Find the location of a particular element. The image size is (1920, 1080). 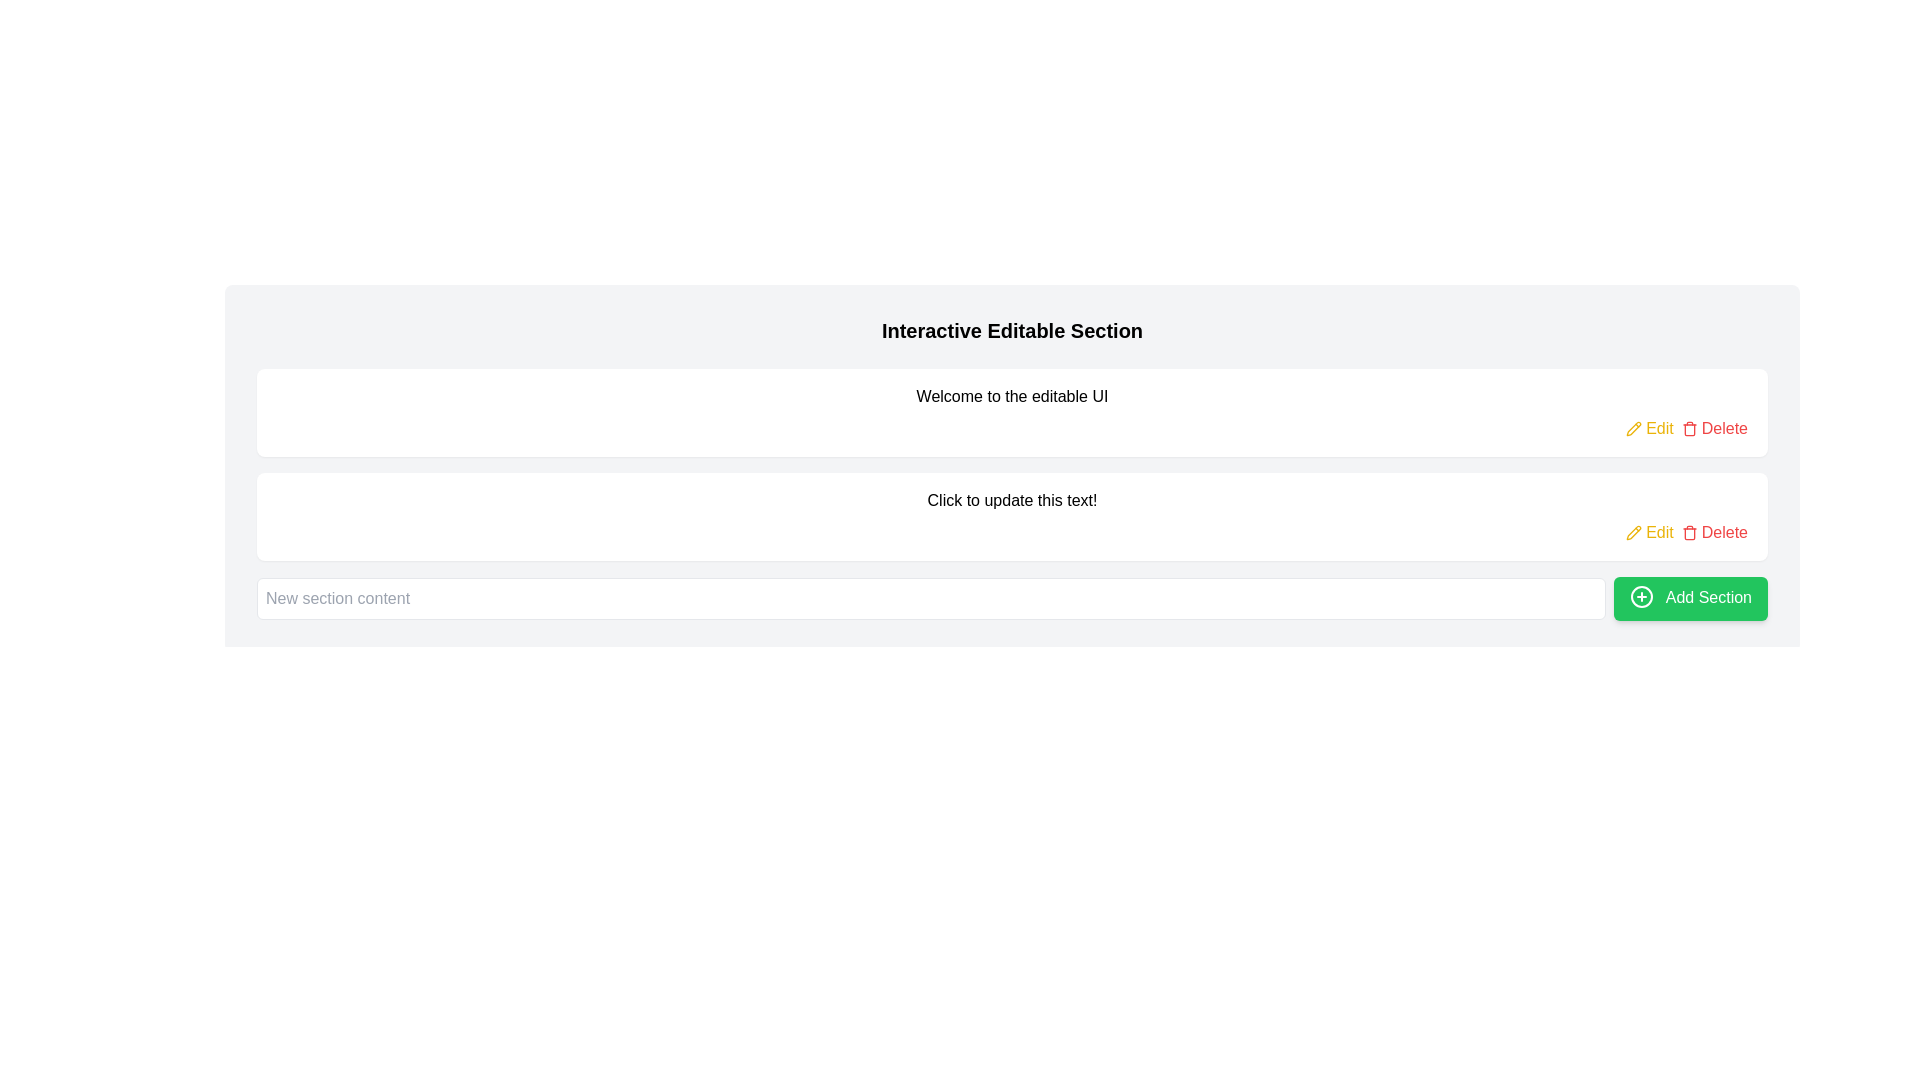

the Text Header labeled 'Interactive Editable Section', which serves as a static title for the section below it is located at coordinates (1012, 330).